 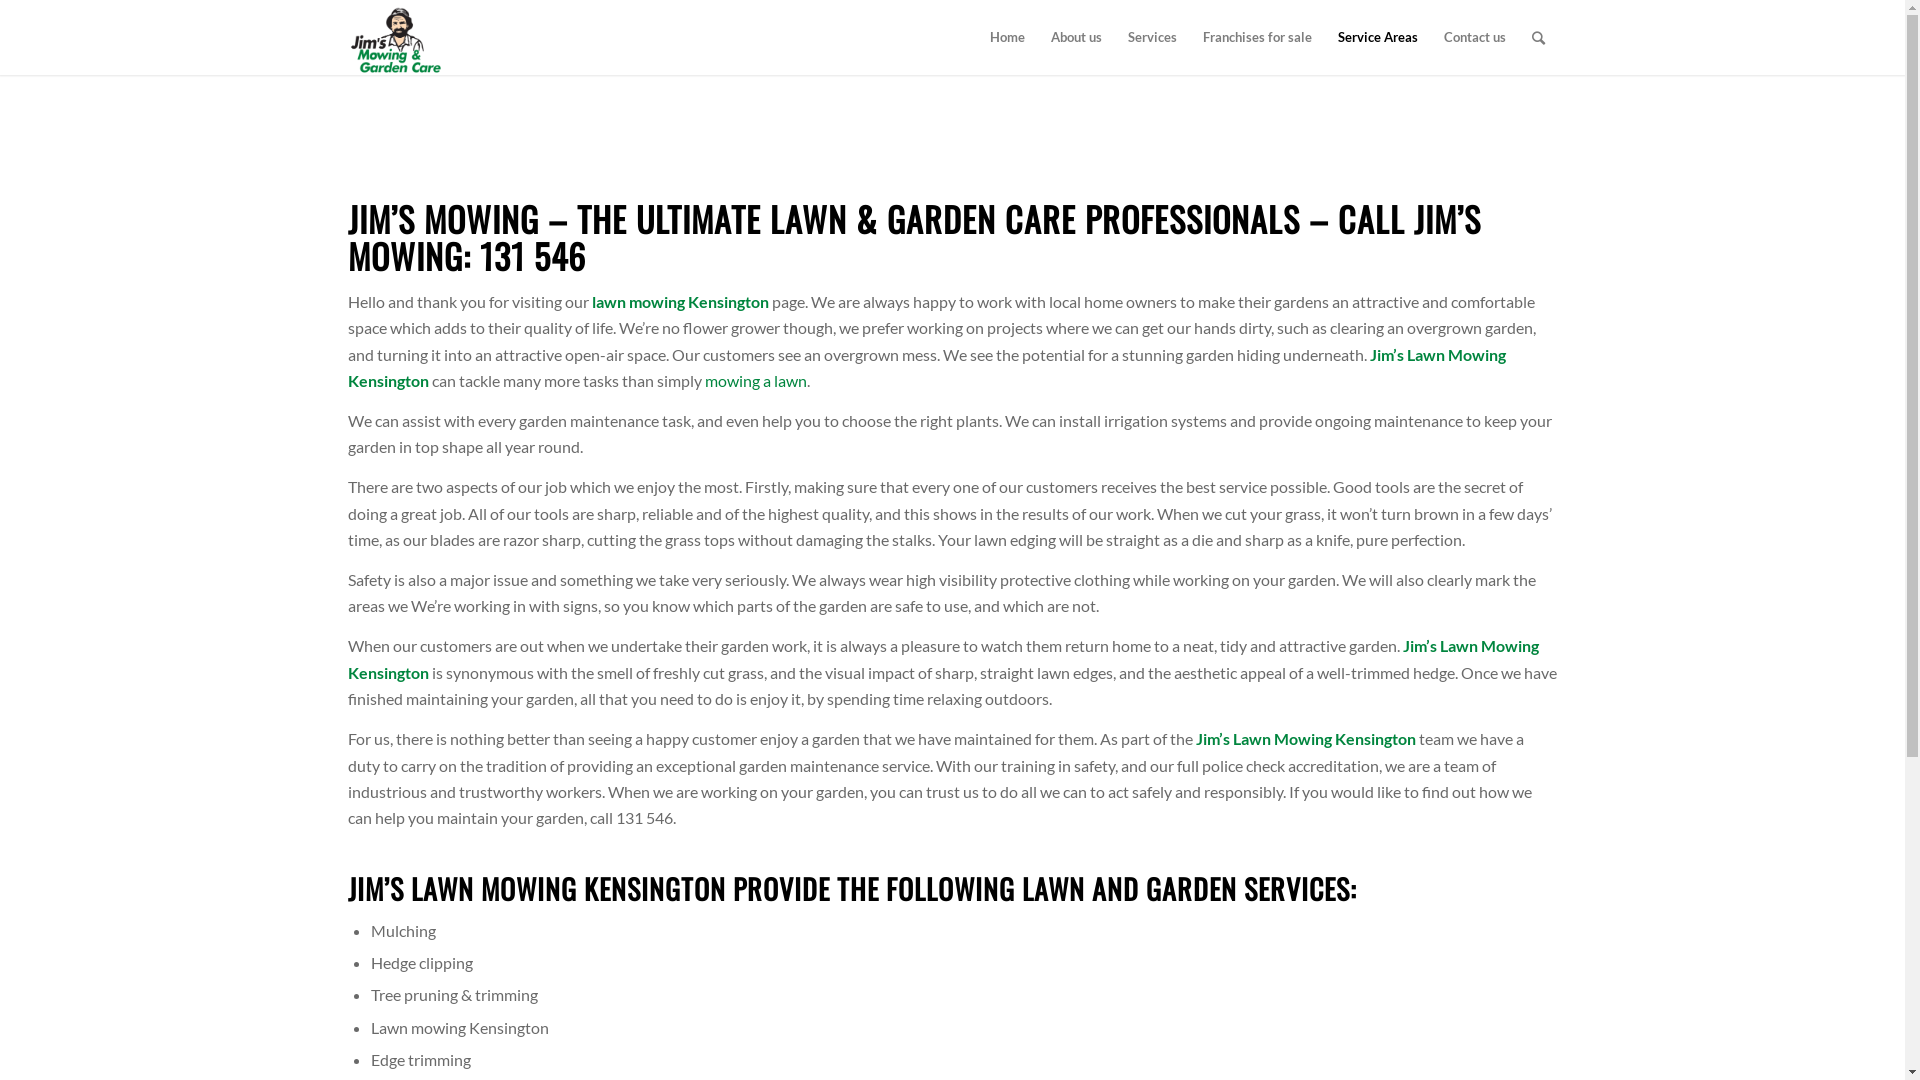 I want to click on 'mowing a lawn', so click(x=704, y=380).